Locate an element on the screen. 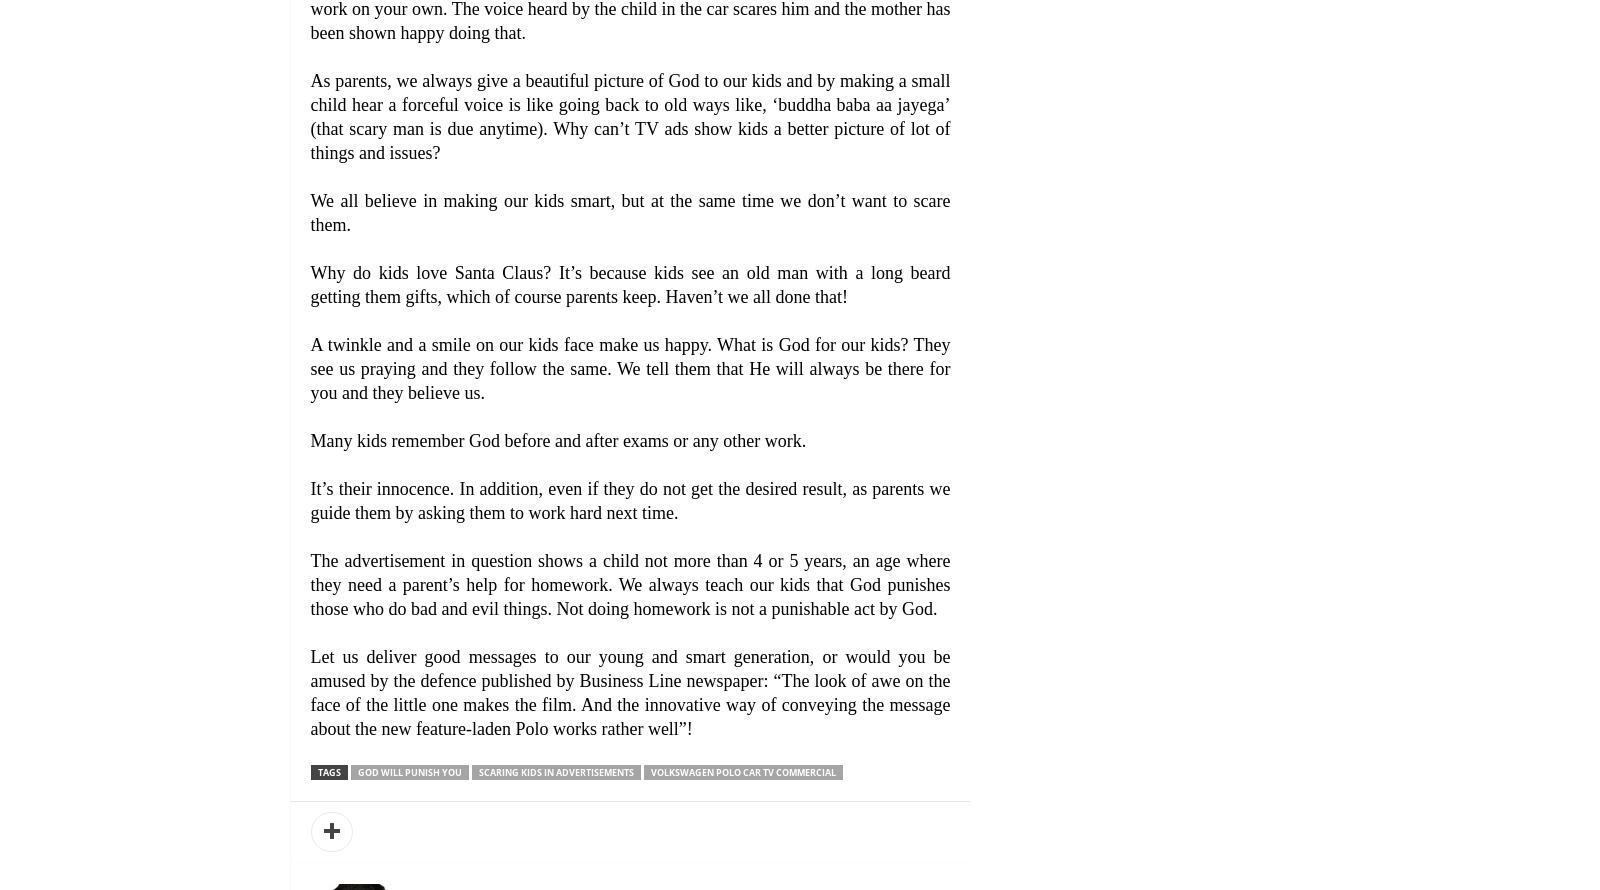 The image size is (1600, 890). 'Scaring Kids In Advertisements' is located at coordinates (554, 772).